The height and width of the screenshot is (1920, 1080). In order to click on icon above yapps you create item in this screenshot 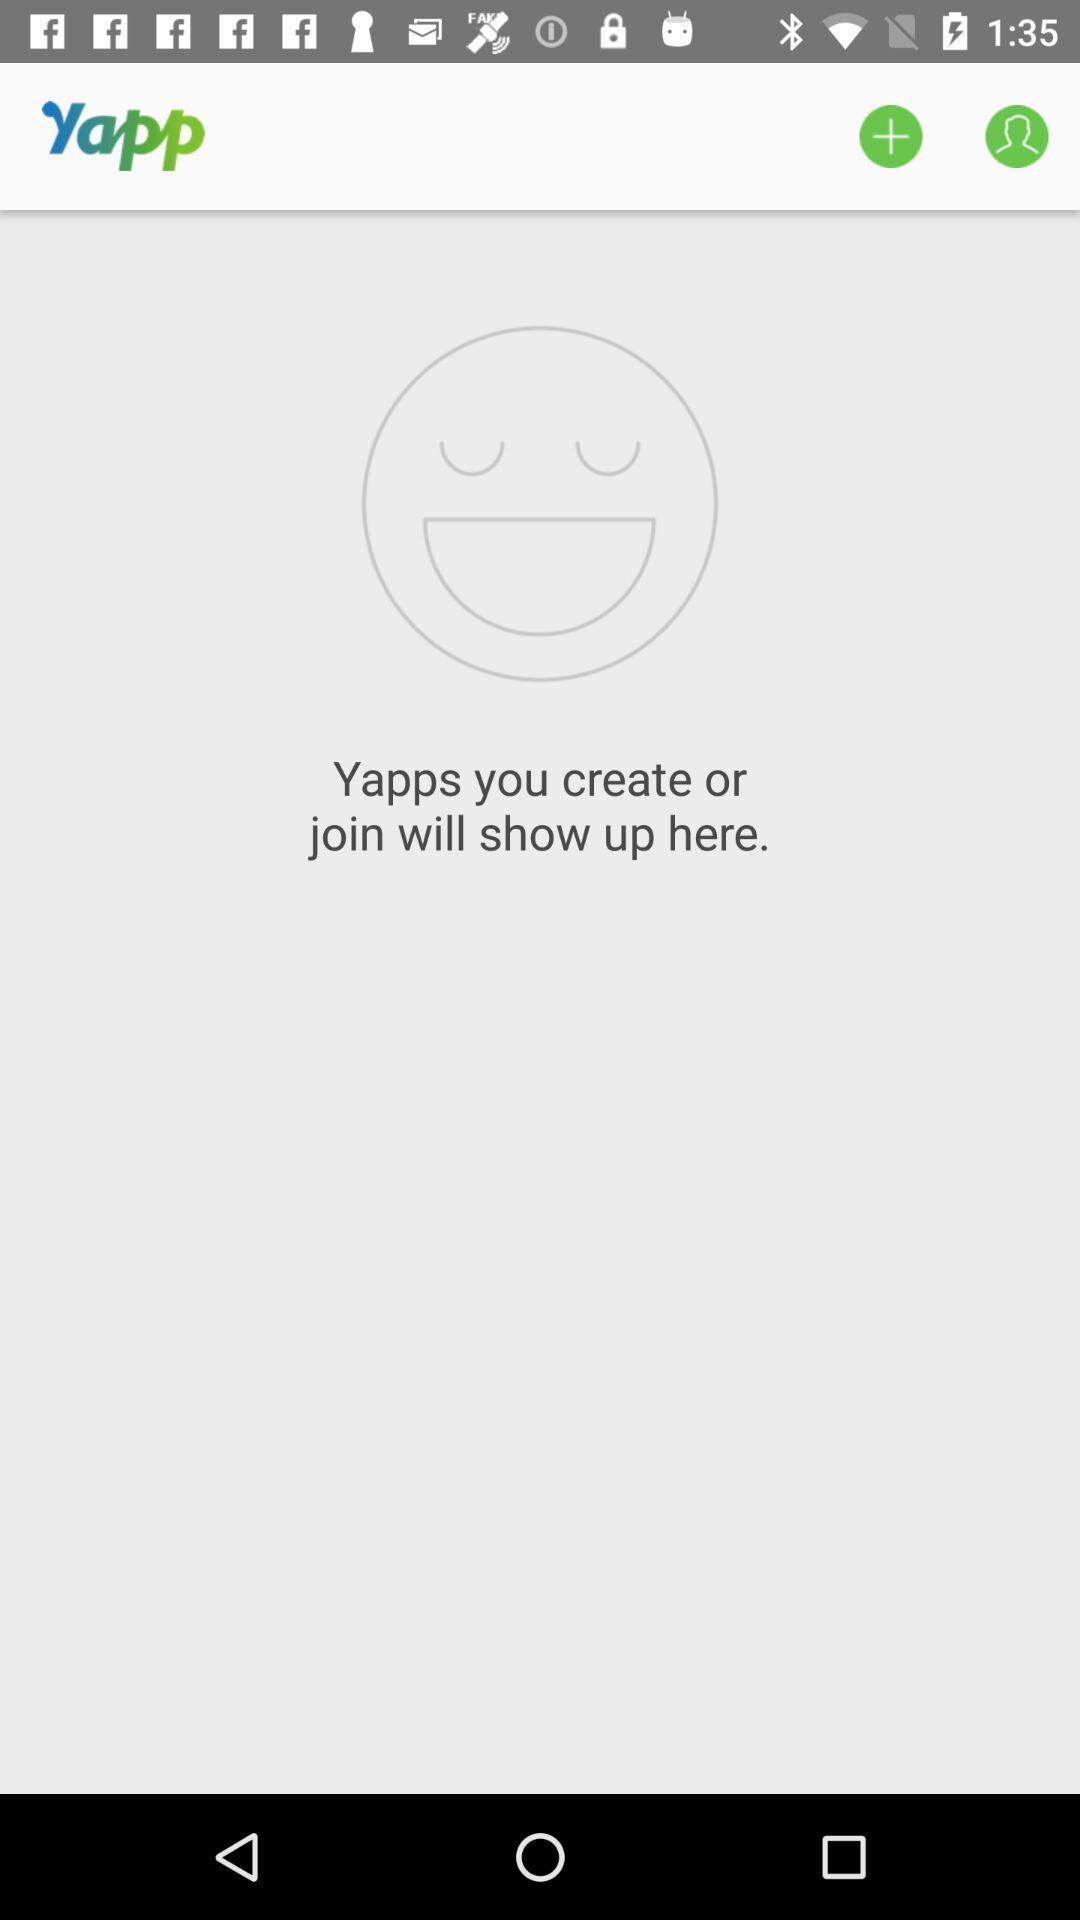, I will do `click(890, 135)`.